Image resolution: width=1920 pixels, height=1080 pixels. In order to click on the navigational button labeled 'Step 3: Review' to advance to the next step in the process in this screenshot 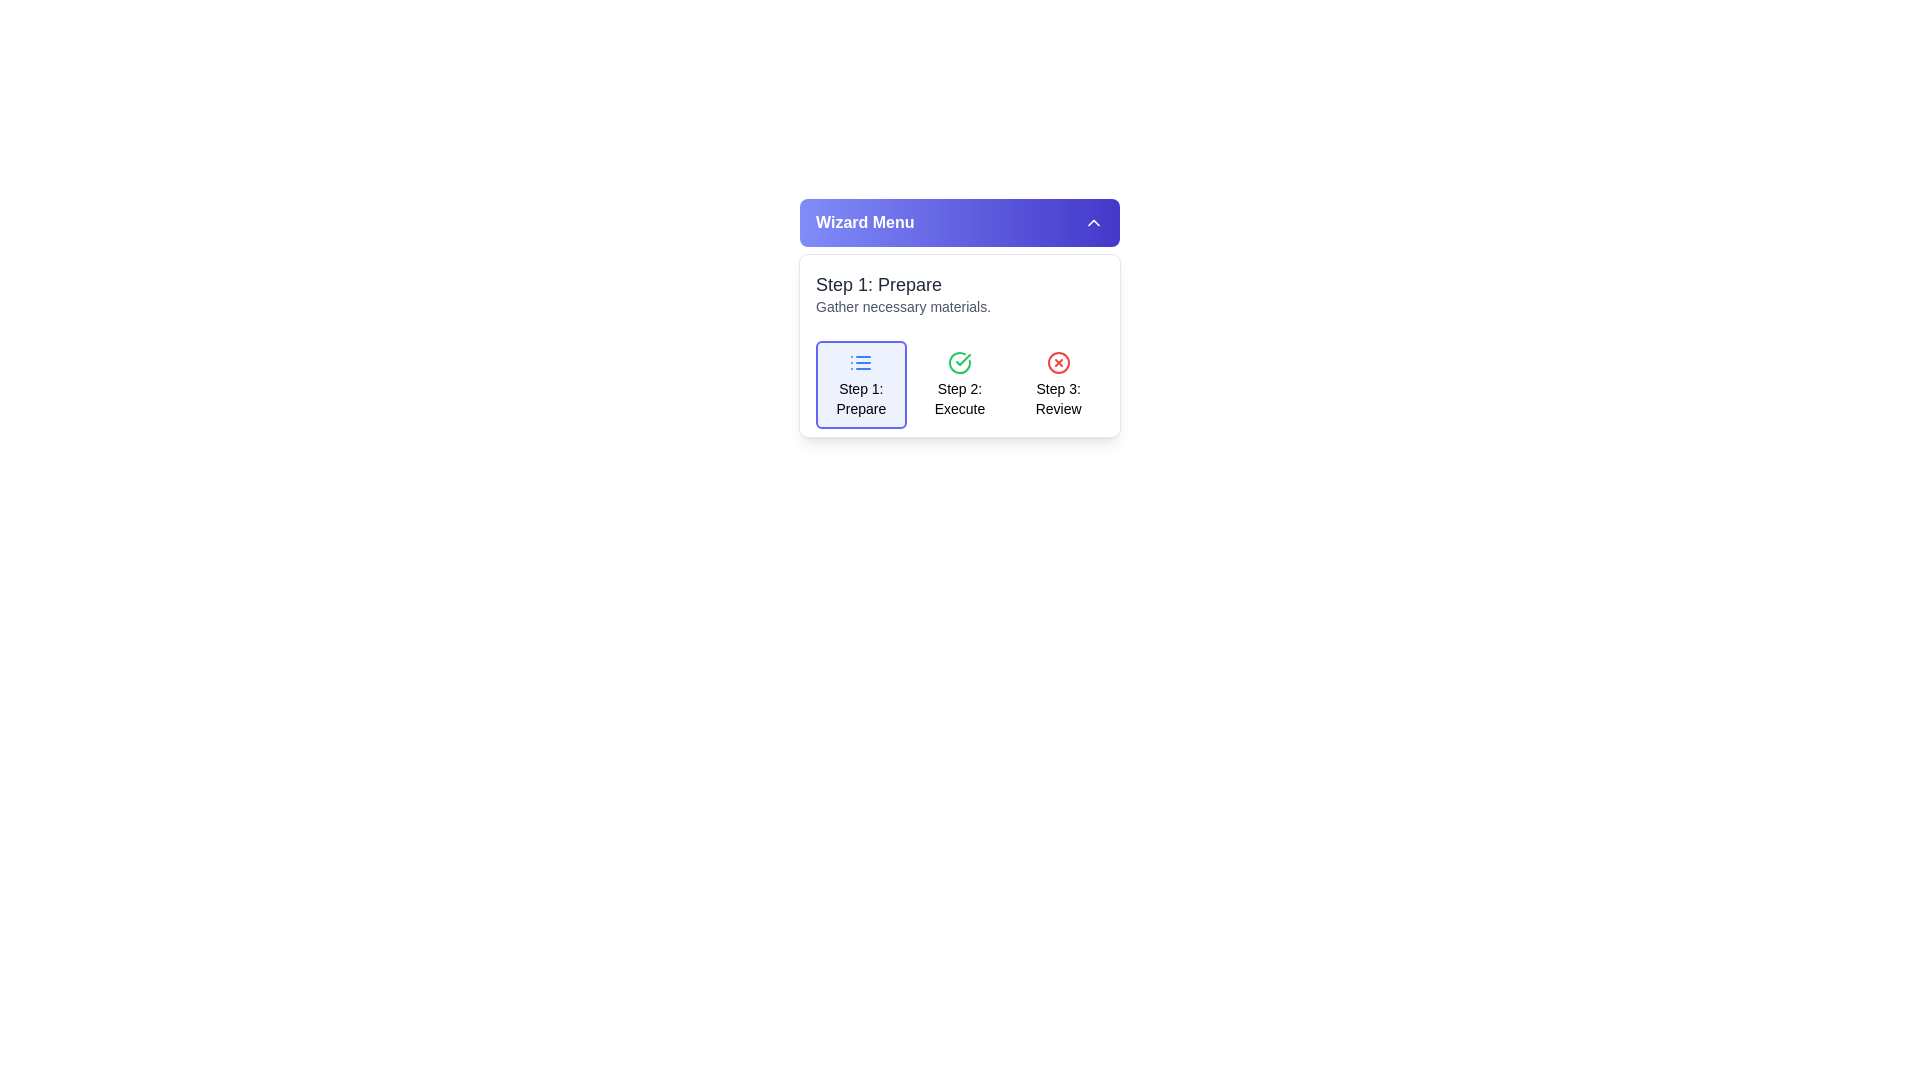, I will do `click(1057, 384)`.